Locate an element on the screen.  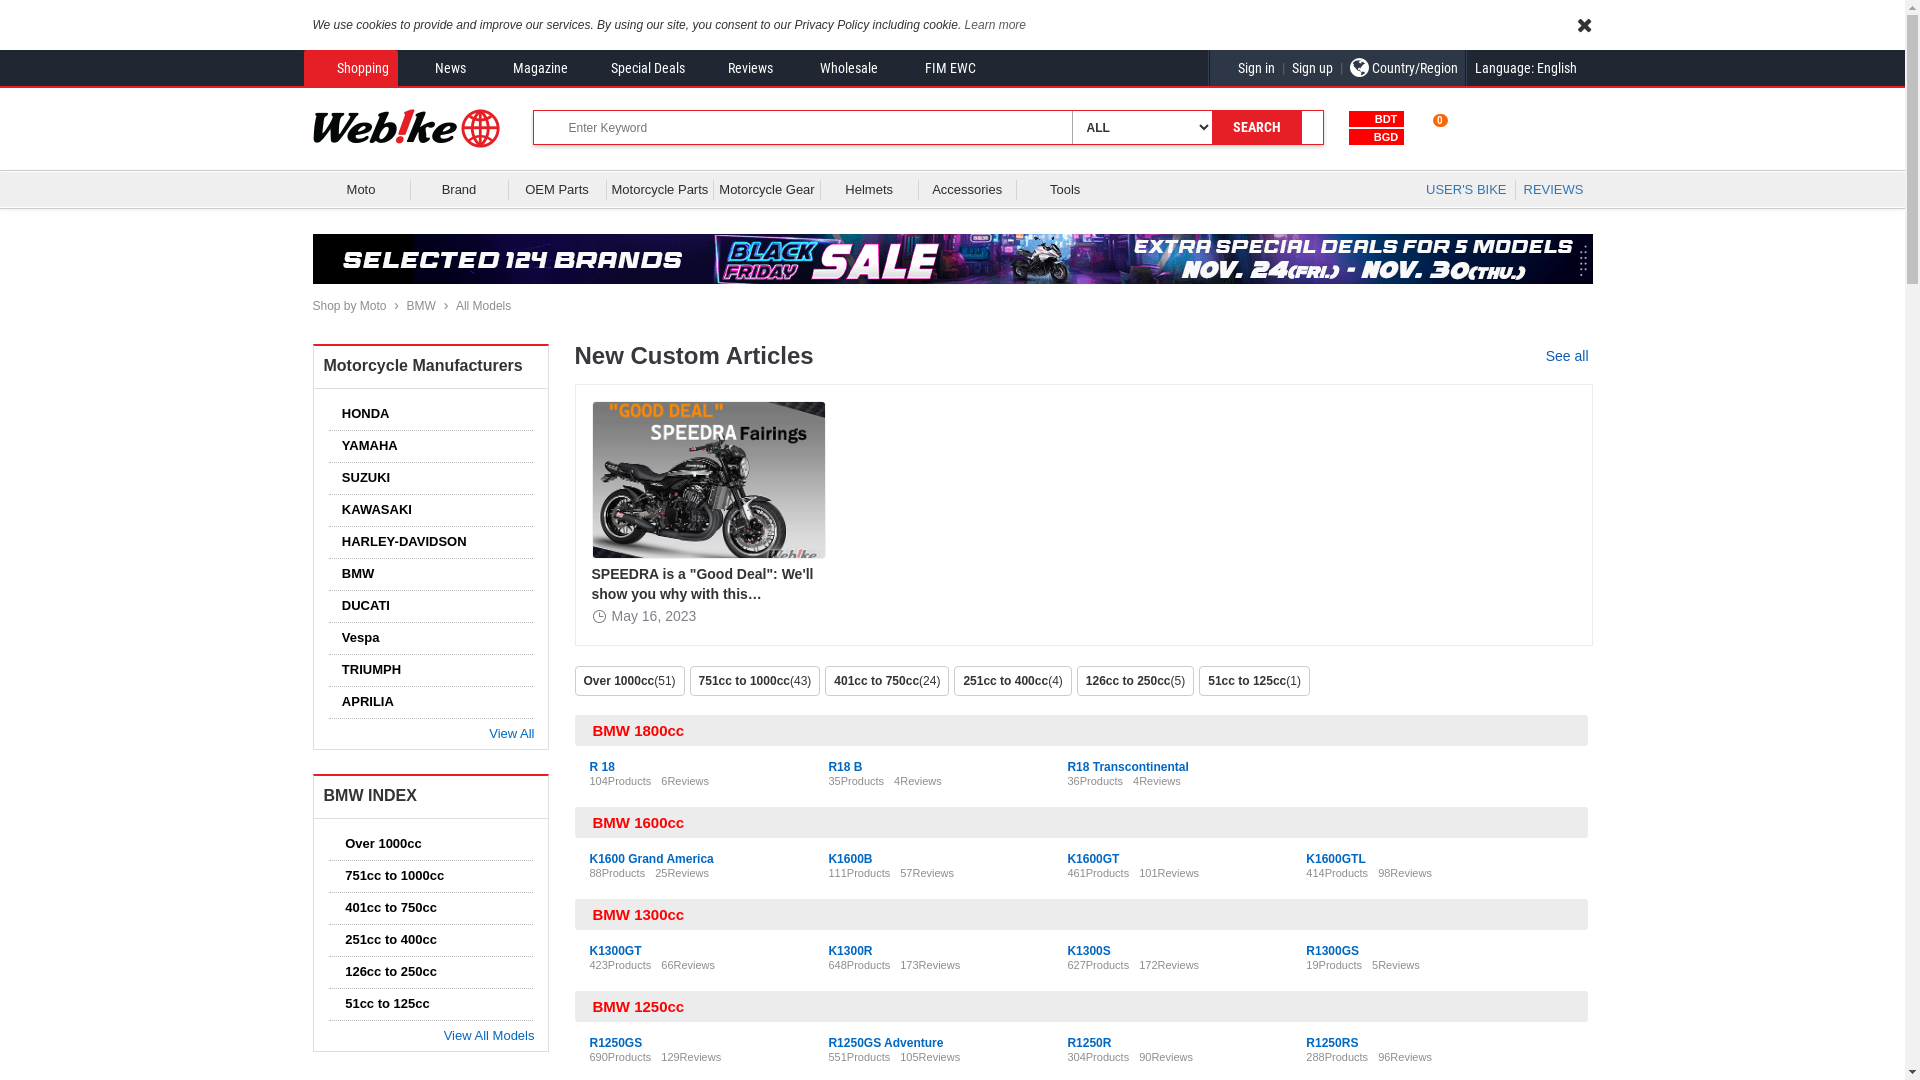
'51cc to 125cc(1)' is located at coordinates (1199, 680).